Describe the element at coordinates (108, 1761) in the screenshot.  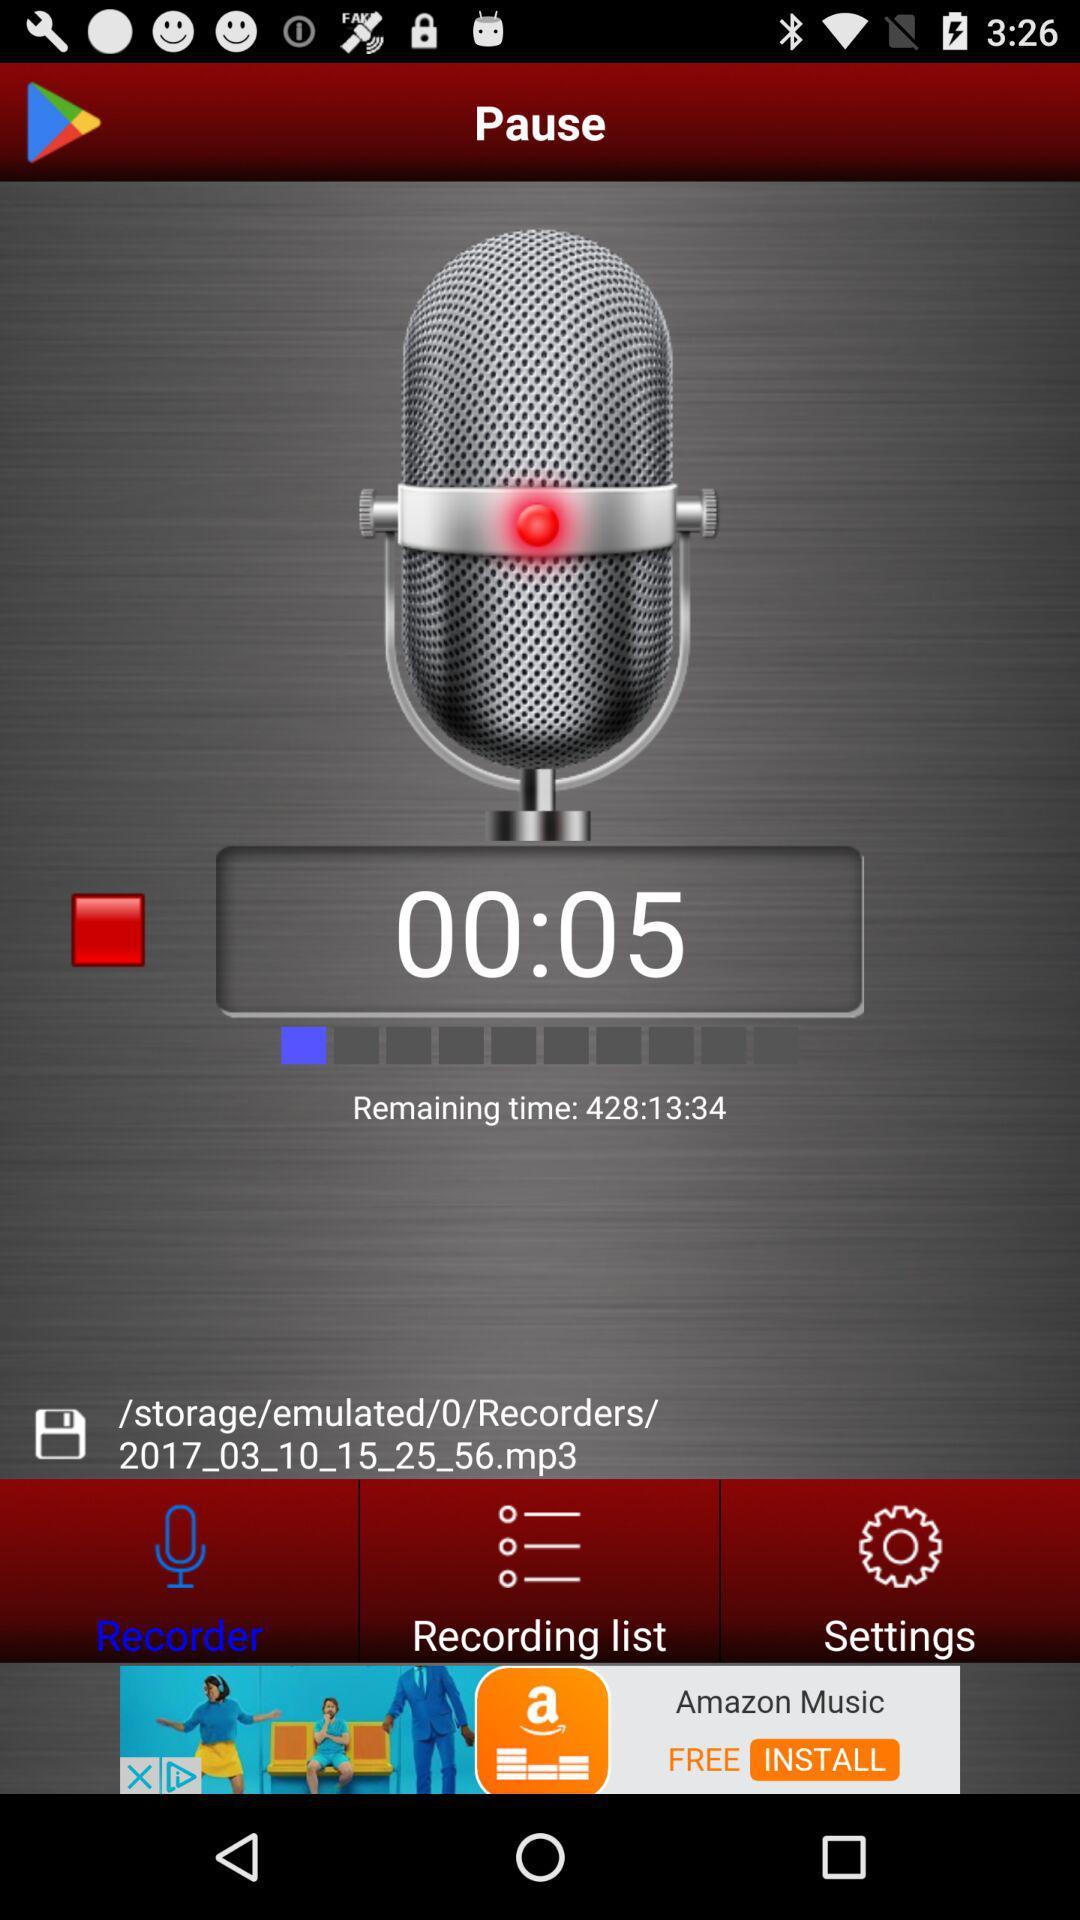
I see `advert` at that location.